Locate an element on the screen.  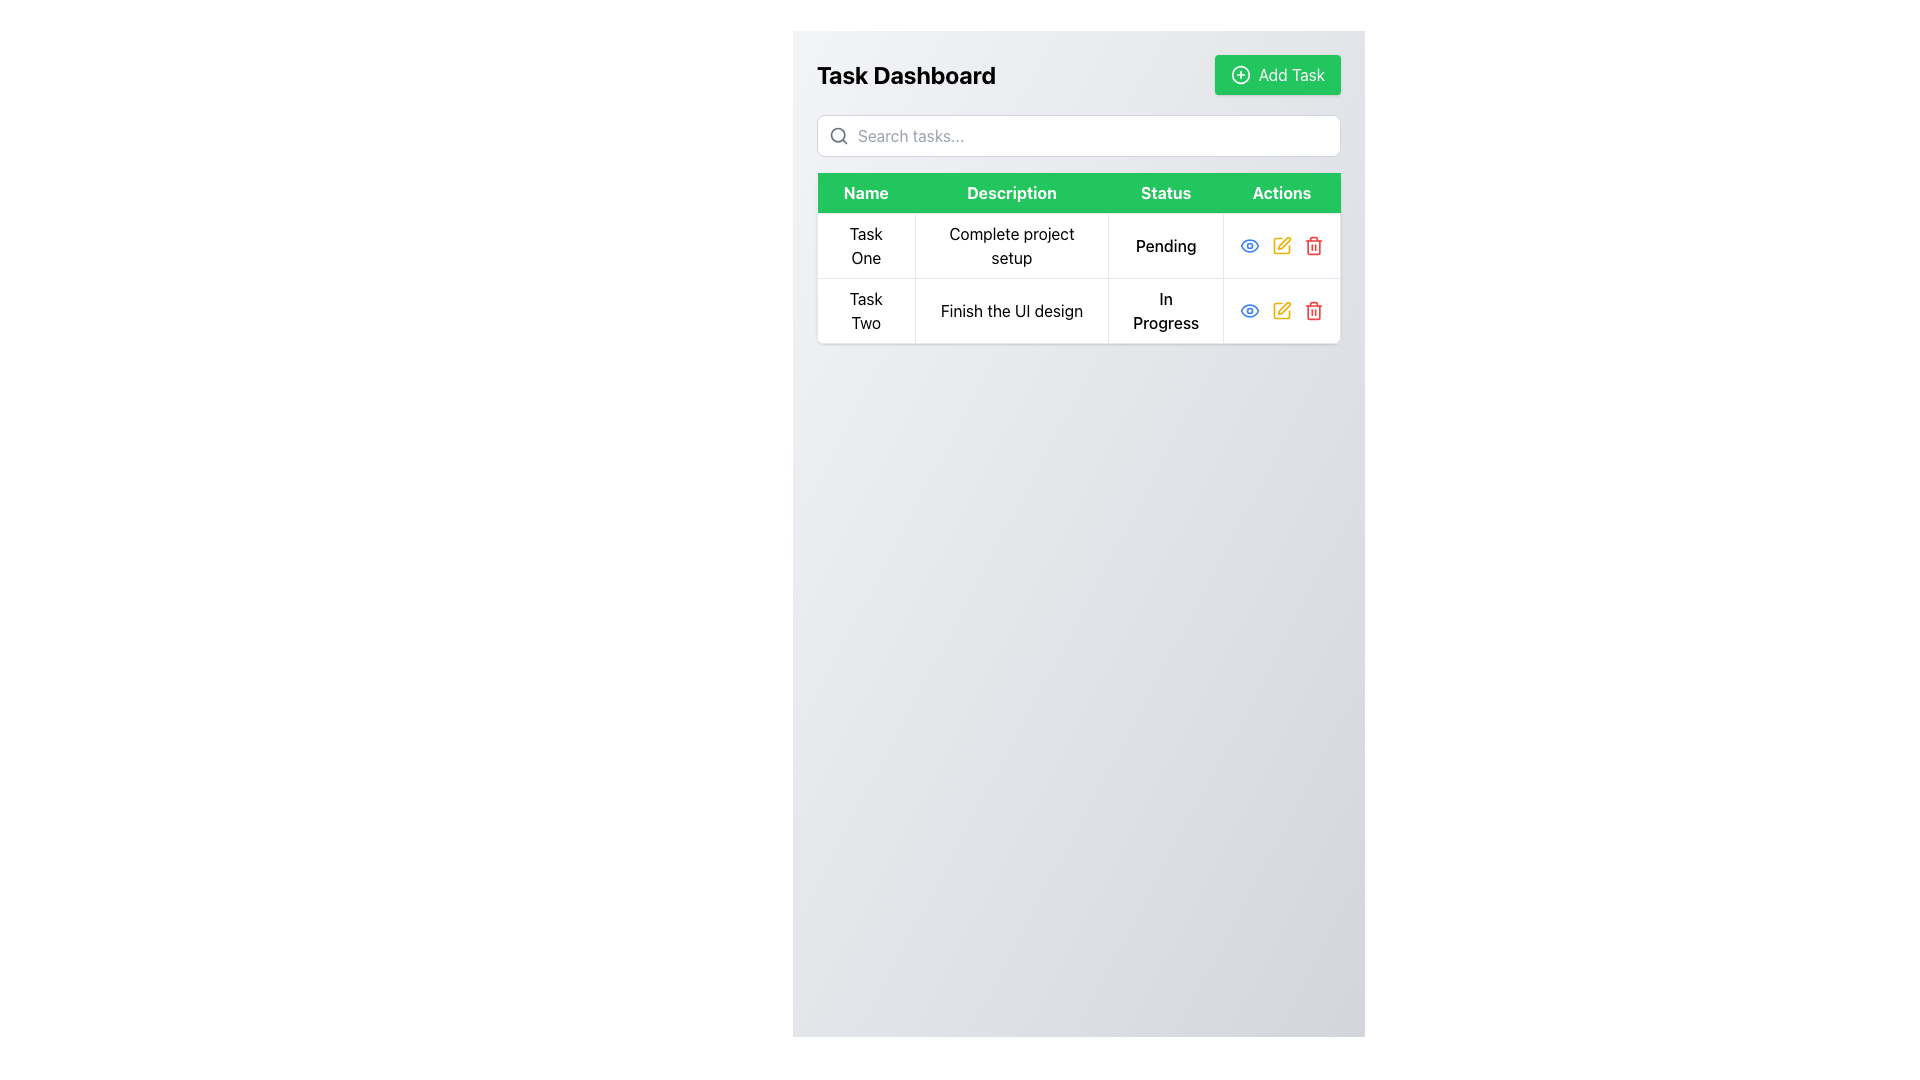
the delete button in the 'Actions' column of the second row in the table is located at coordinates (1314, 245).